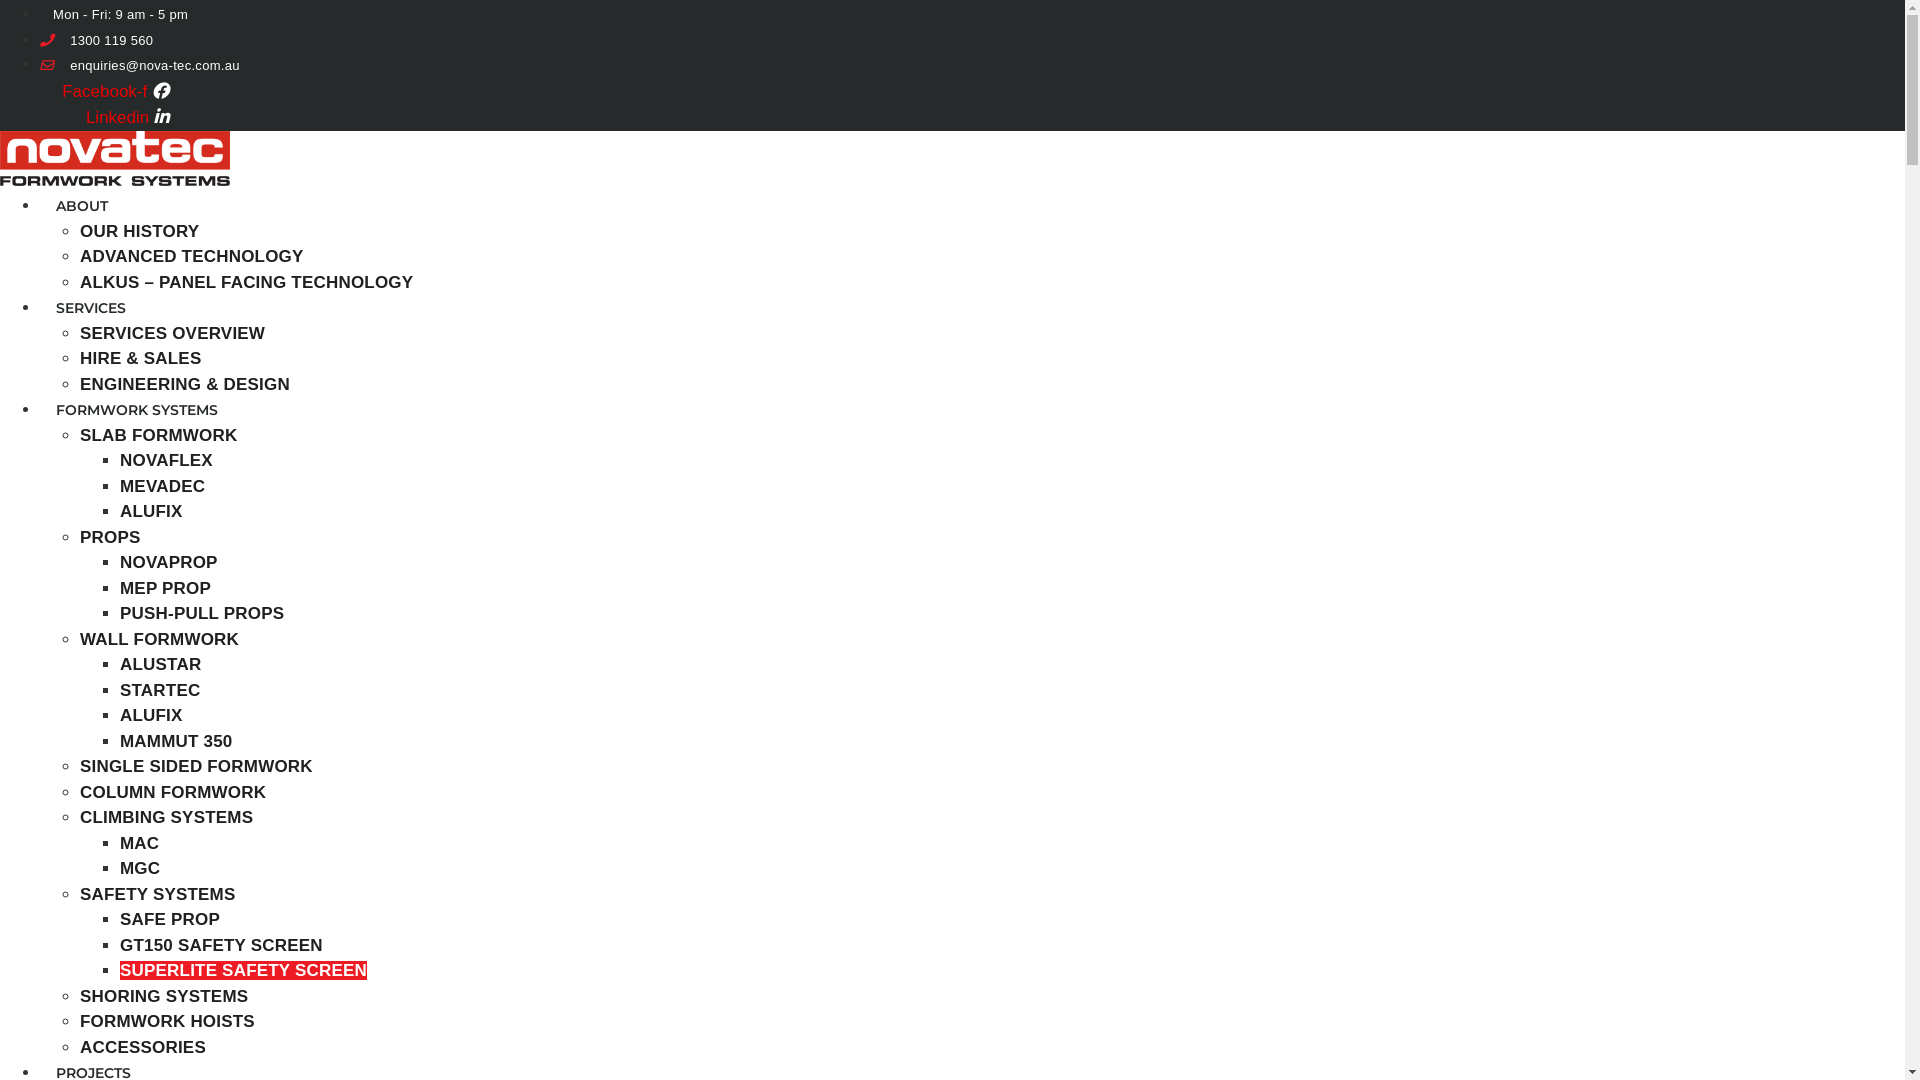 This screenshot has height=1080, width=1920. I want to click on 'enquiries@nova-tec.com.au', so click(138, 64).